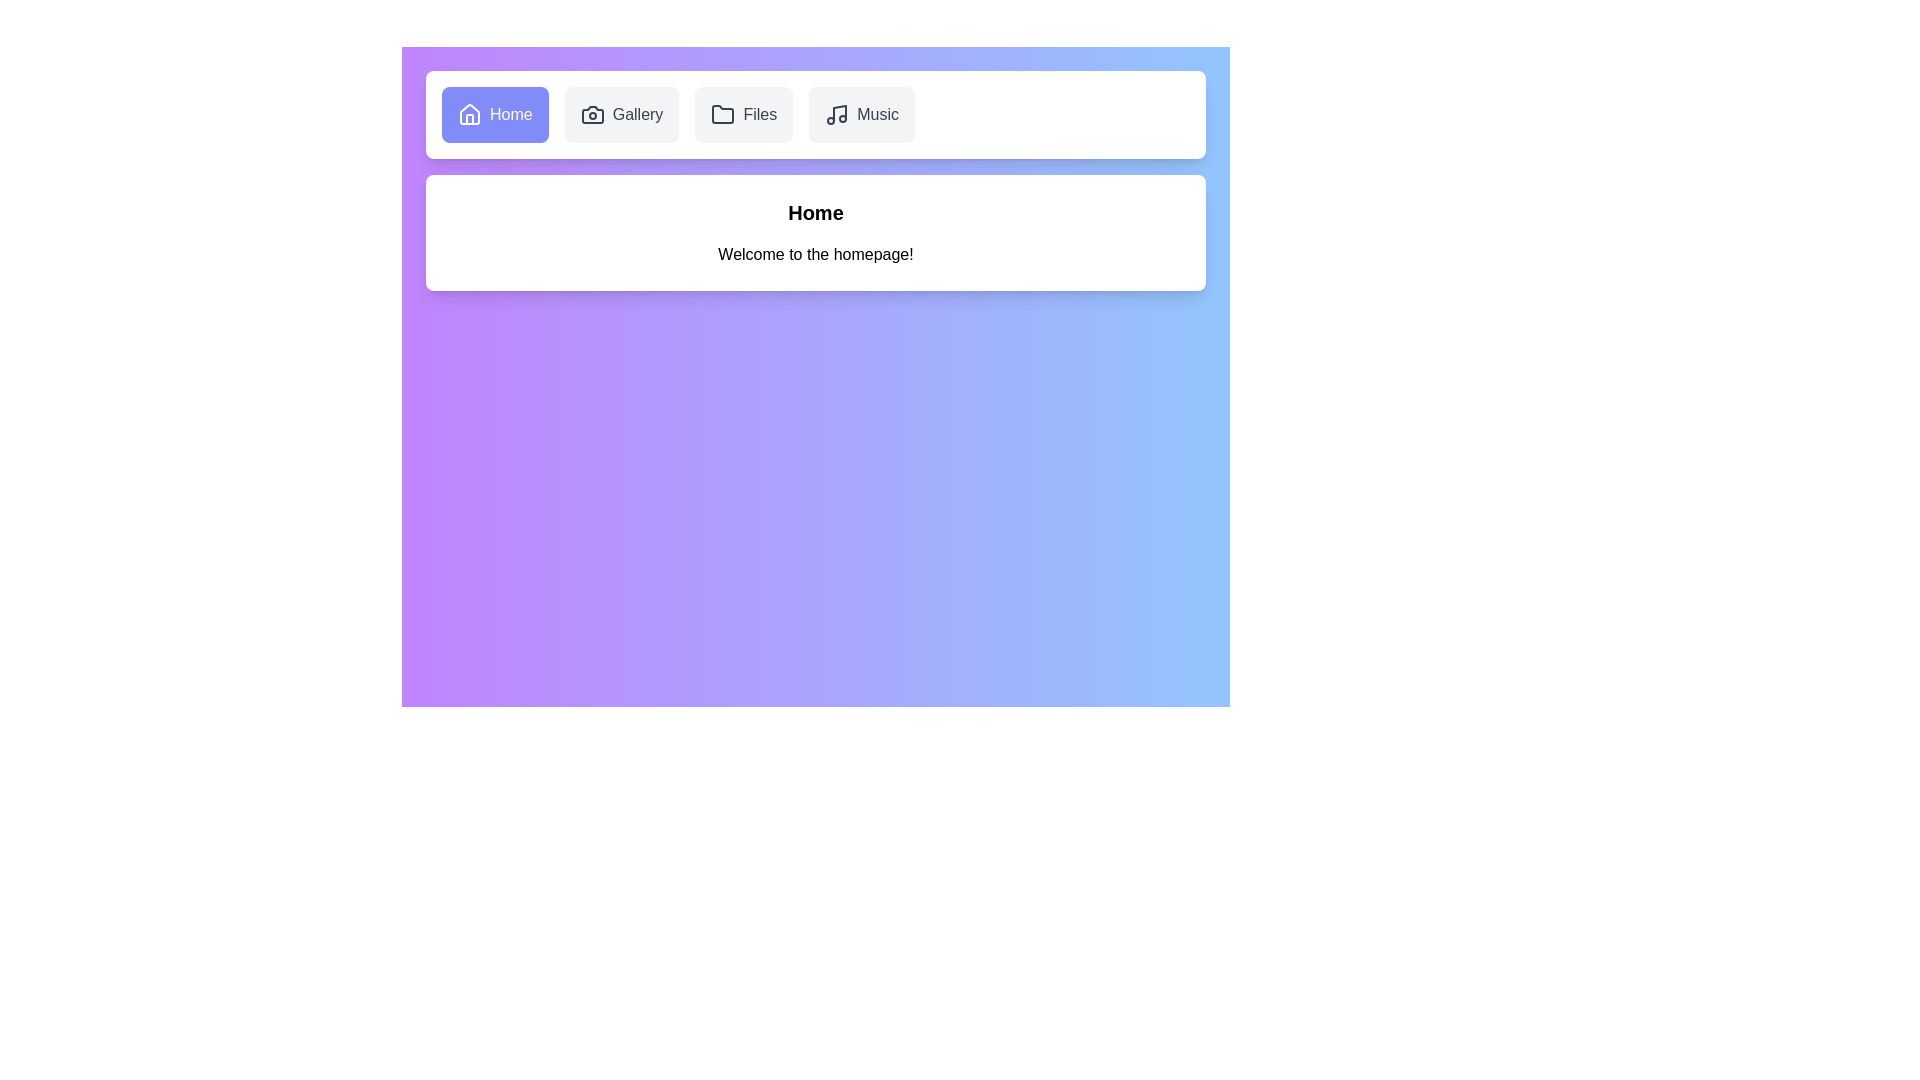 This screenshot has width=1920, height=1080. What do you see at coordinates (494, 115) in the screenshot?
I see `the Home tab by clicking on it` at bounding box center [494, 115].